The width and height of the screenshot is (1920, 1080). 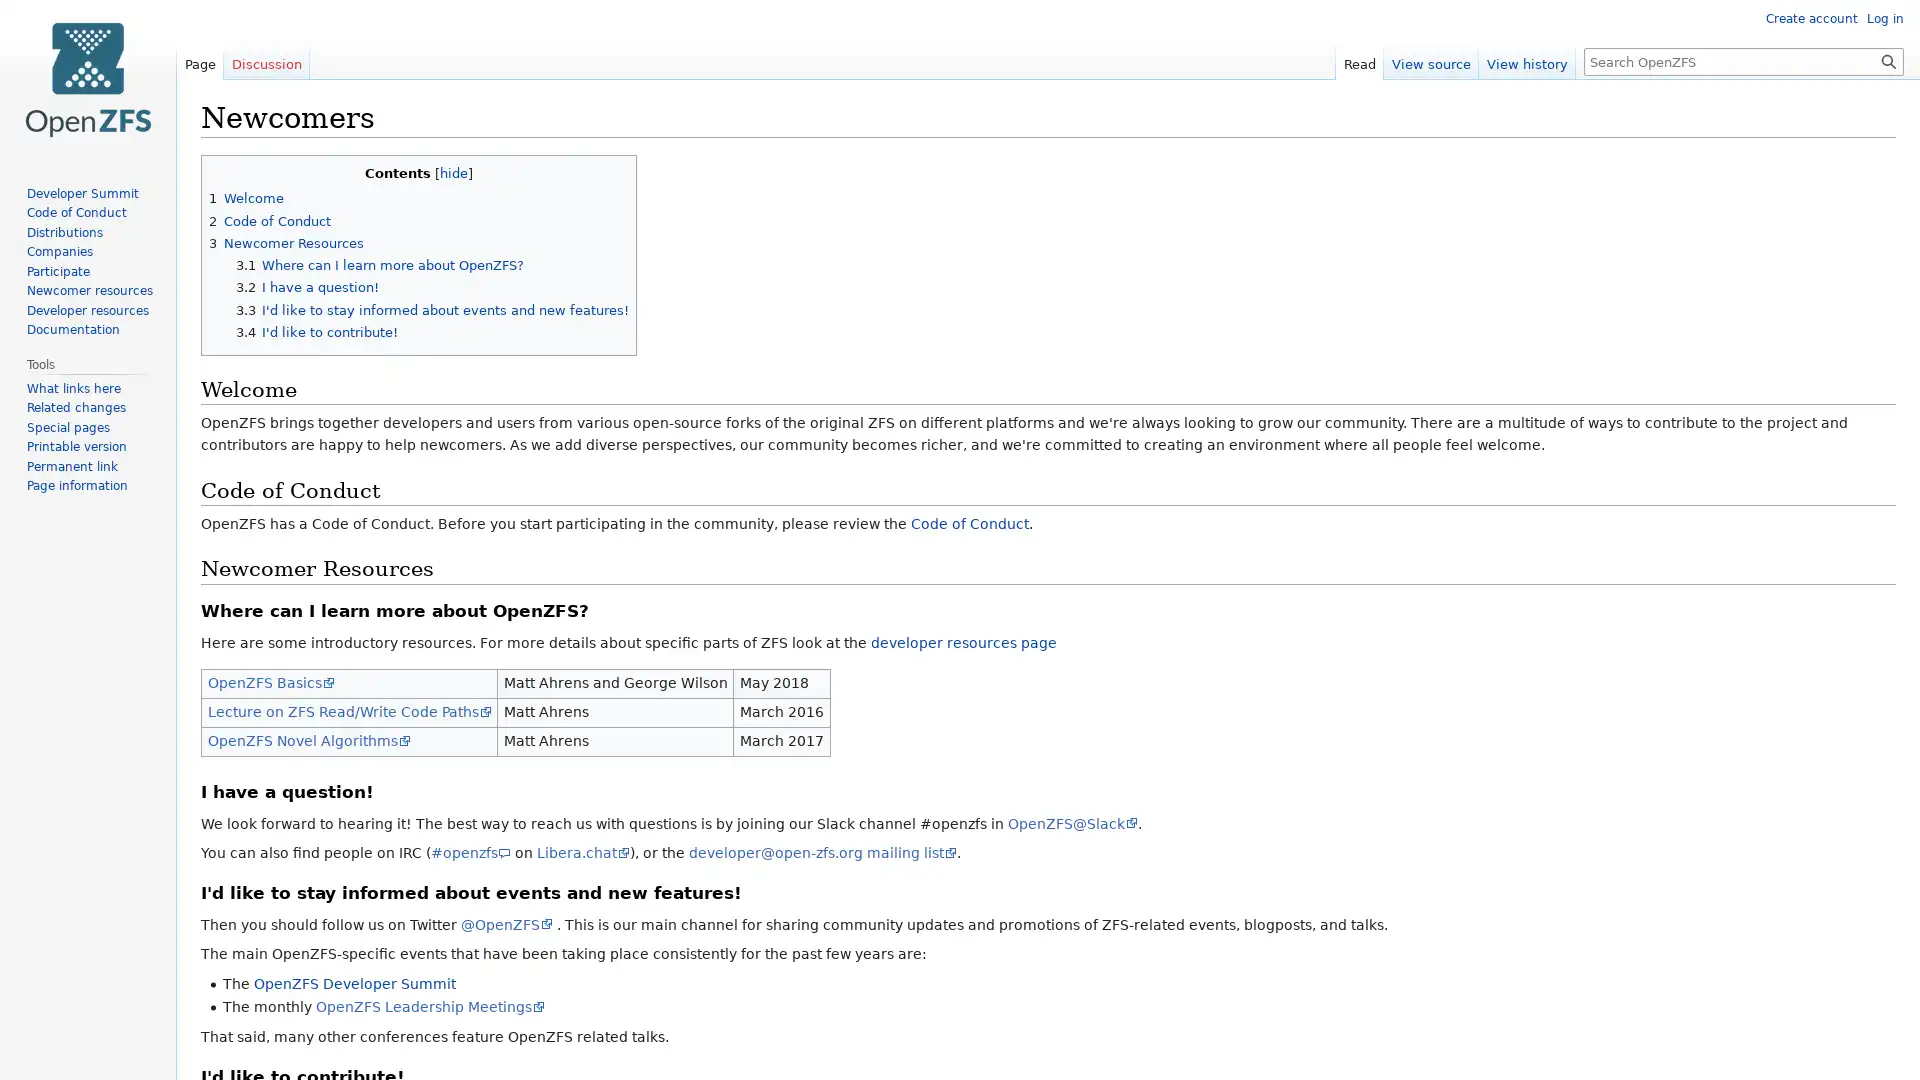 What do you see at coordinates (1888, 60) in the screenshot?
I see `Go` at bounding box center [1888, 60].